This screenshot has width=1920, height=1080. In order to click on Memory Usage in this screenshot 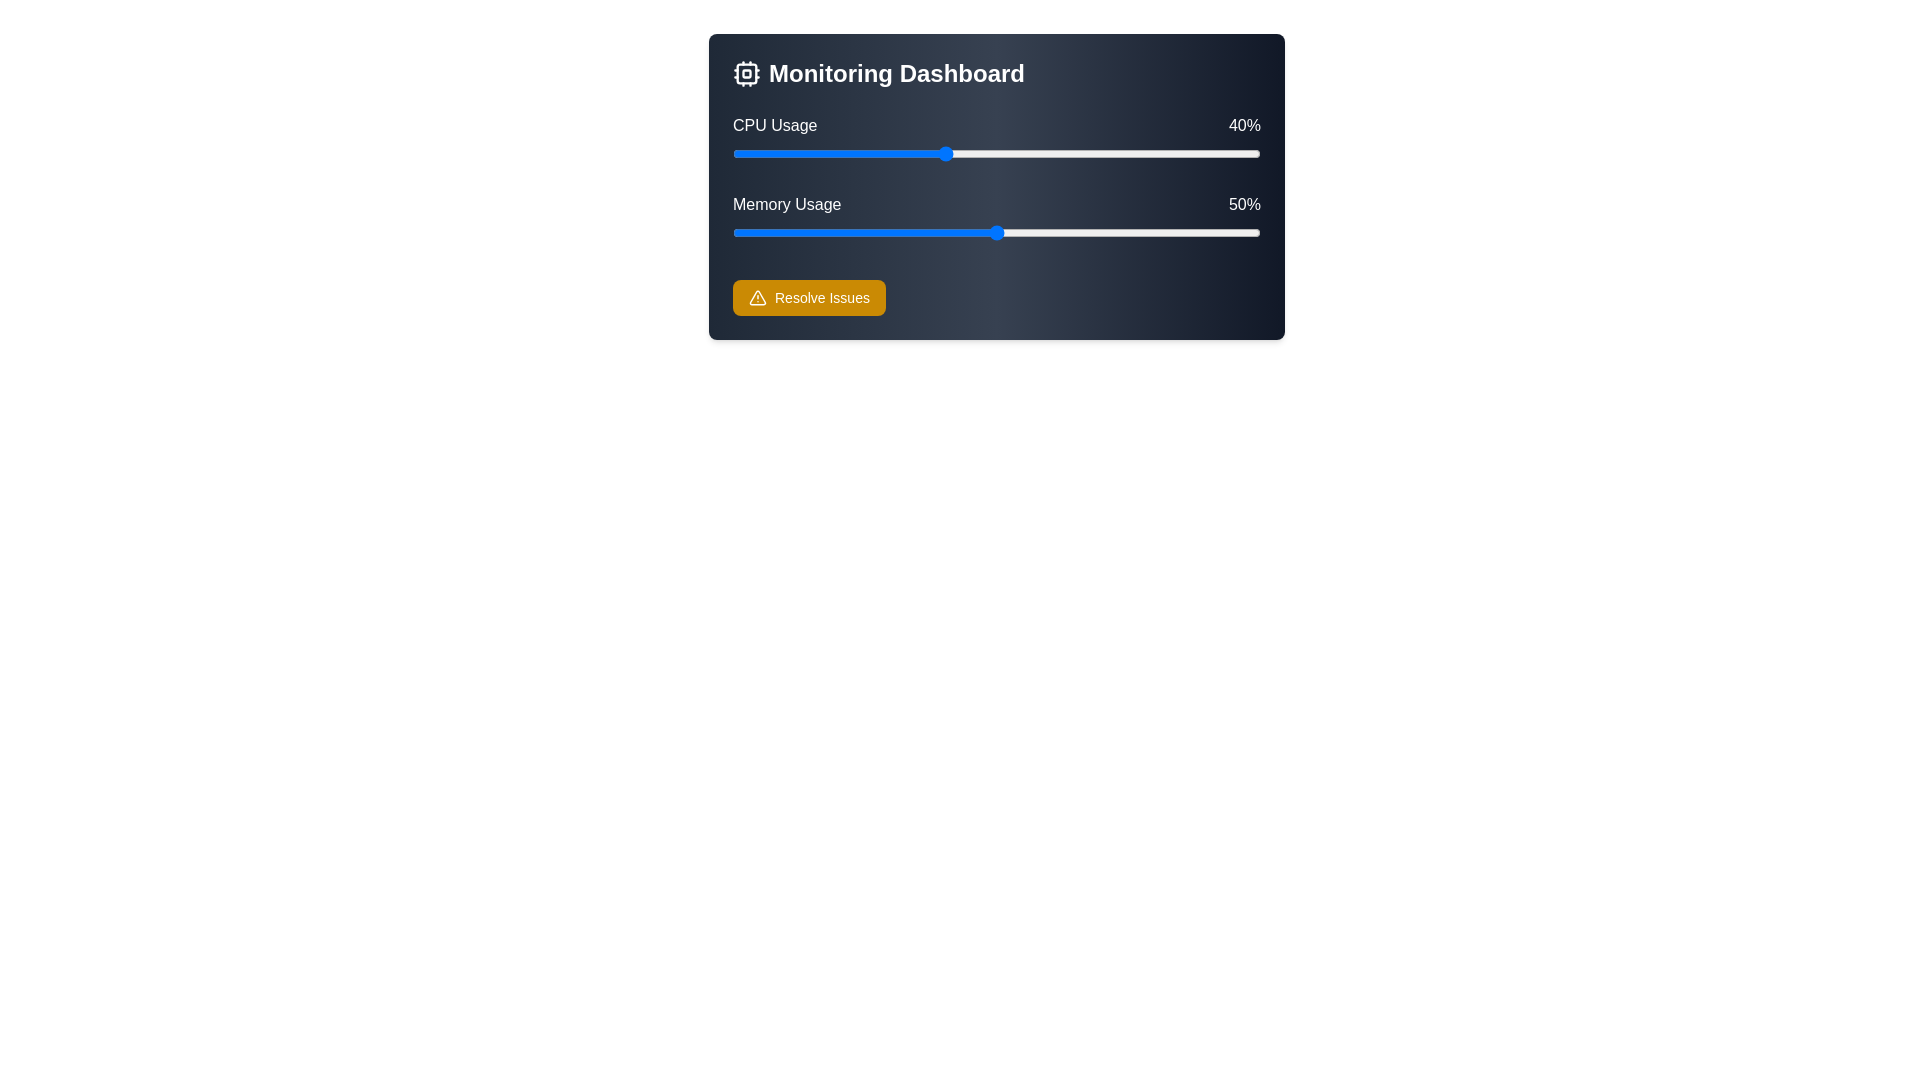, I will do `click(812, 231)`.